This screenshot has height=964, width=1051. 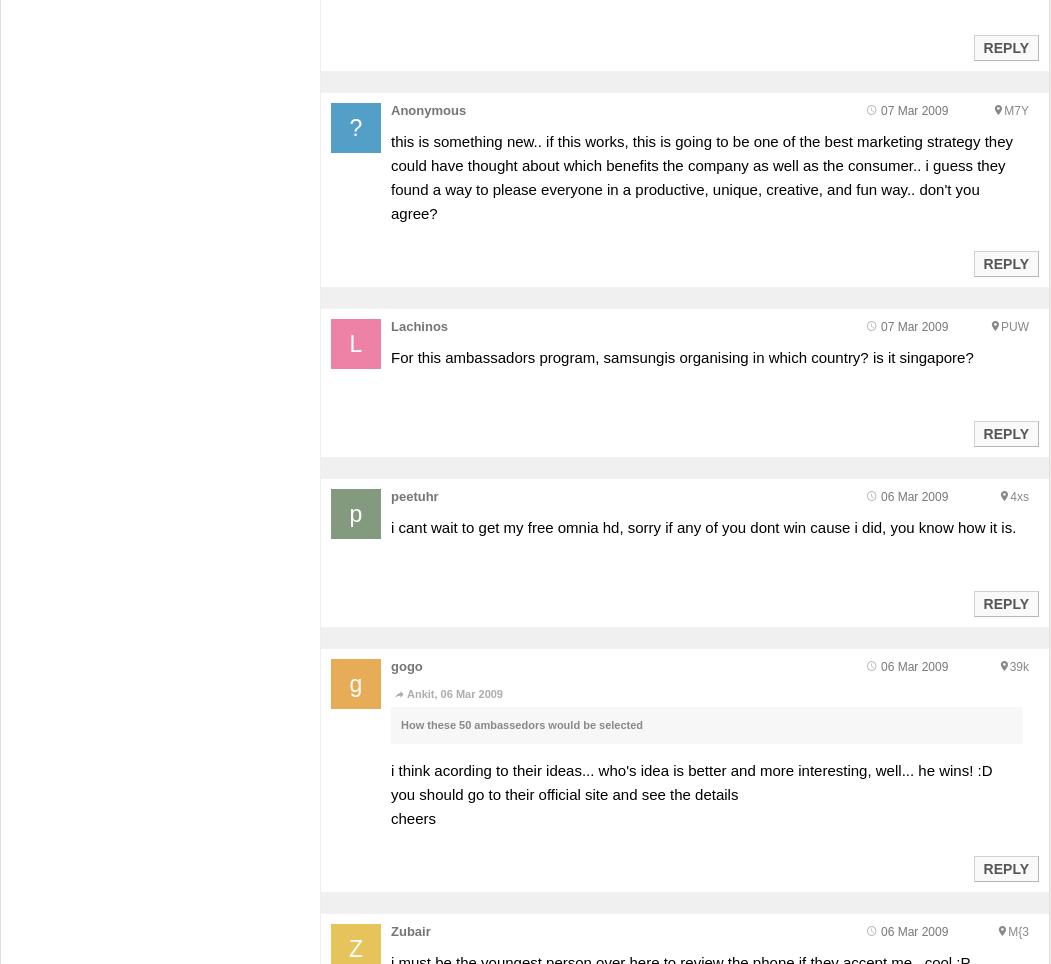 What do you see at coordinates (410, 931) in the screenshot?
I see `'Zubair'` at bounding box center [410, 931].